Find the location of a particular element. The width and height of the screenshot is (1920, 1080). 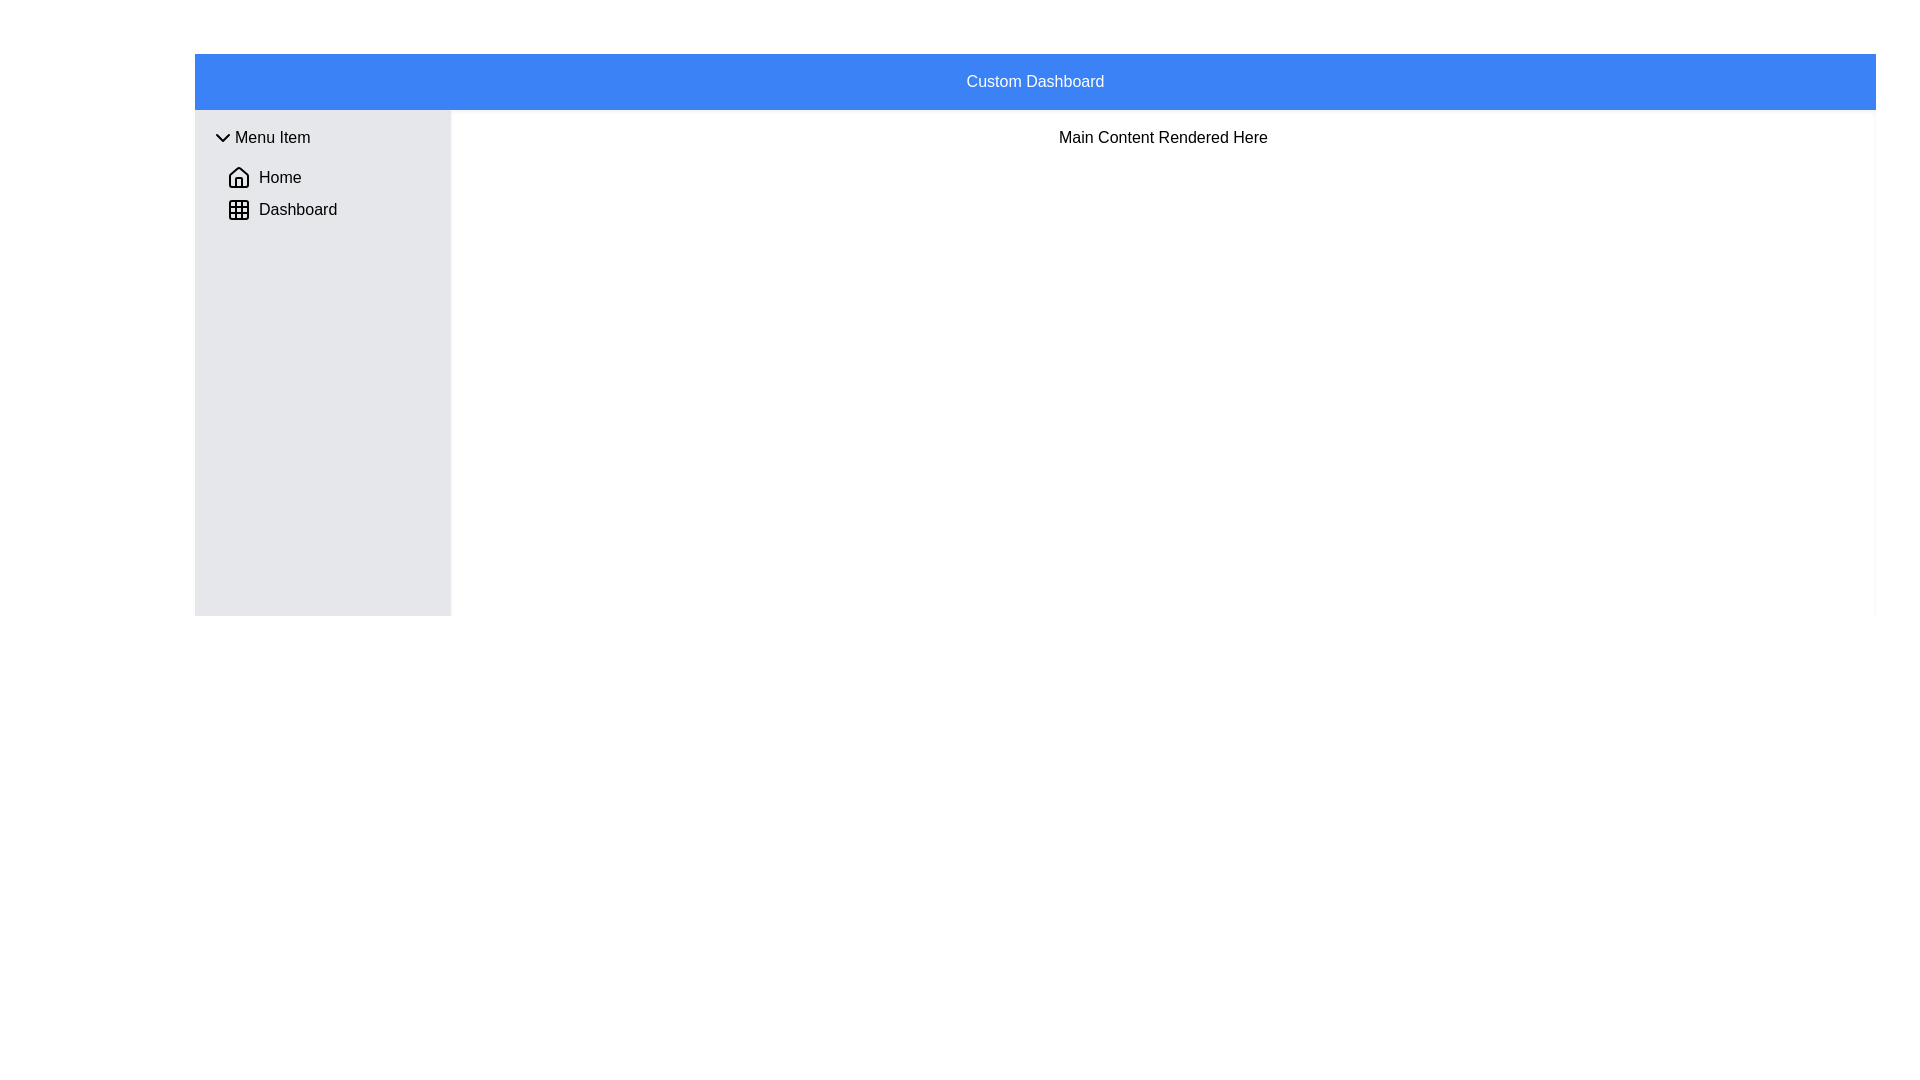

the 'Dashboard' icon in the left navigation menu is located at coordinates (239, 209).